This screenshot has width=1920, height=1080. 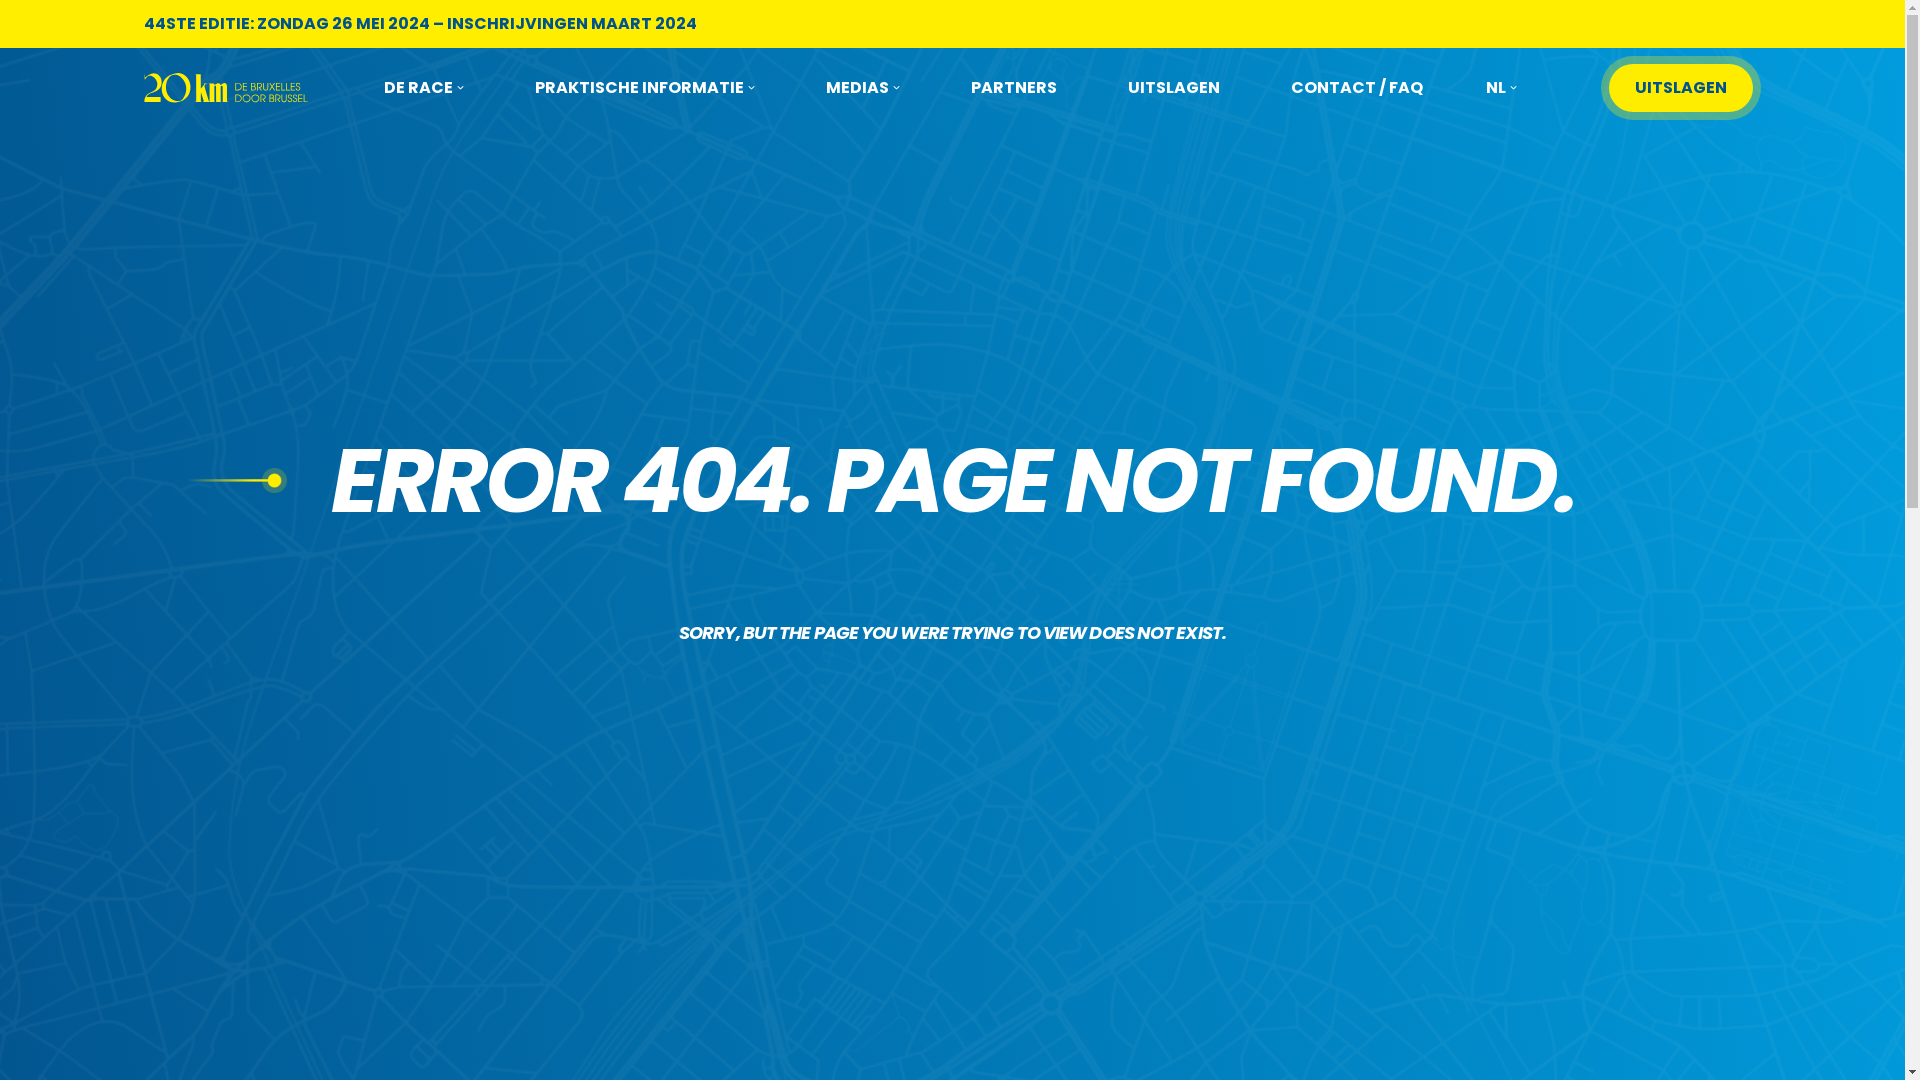 I want to click on 'DE RACE', so click(x=422, y=87).